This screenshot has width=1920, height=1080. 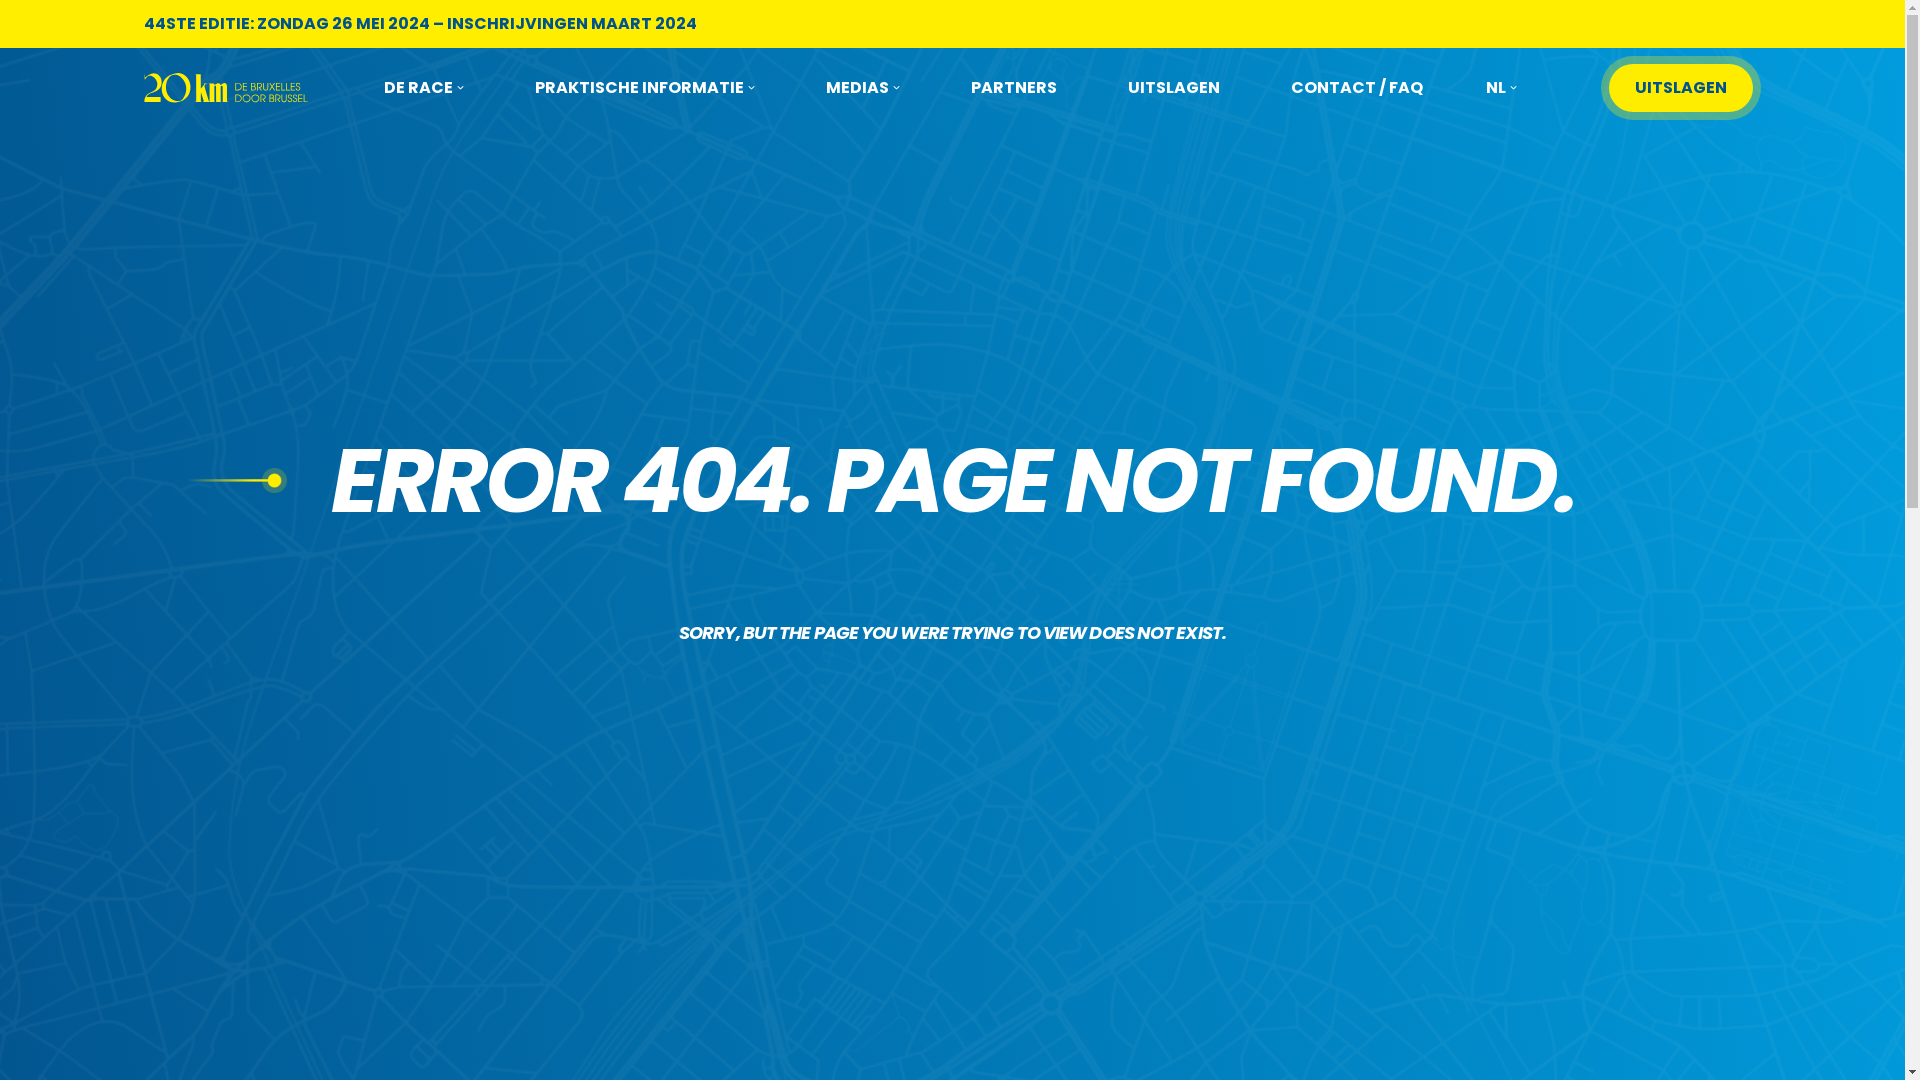 I want to click on 'DE RACE', so click(x=422, y=87).